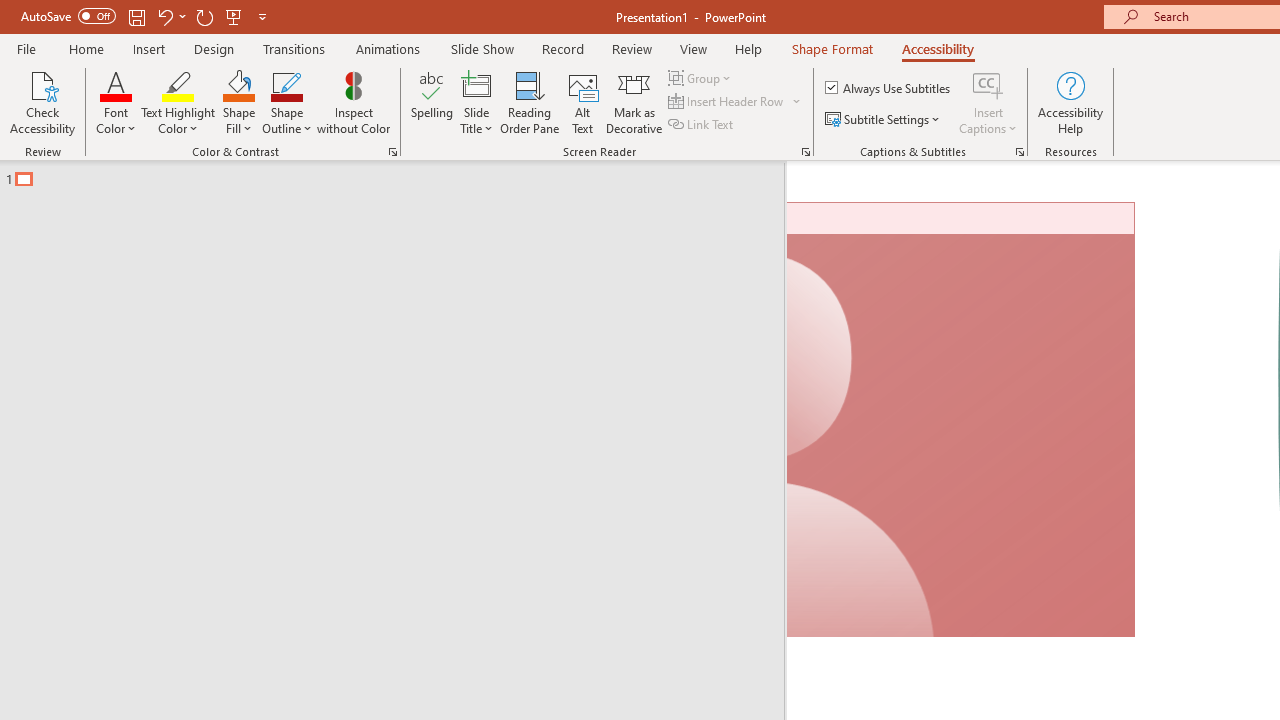 The width and height of the screenshot is (1280, 720). What do you see at coordinates (805, 150) in the screenshot?
I see `'Screen Reader'` at bounding box center [805, 150].